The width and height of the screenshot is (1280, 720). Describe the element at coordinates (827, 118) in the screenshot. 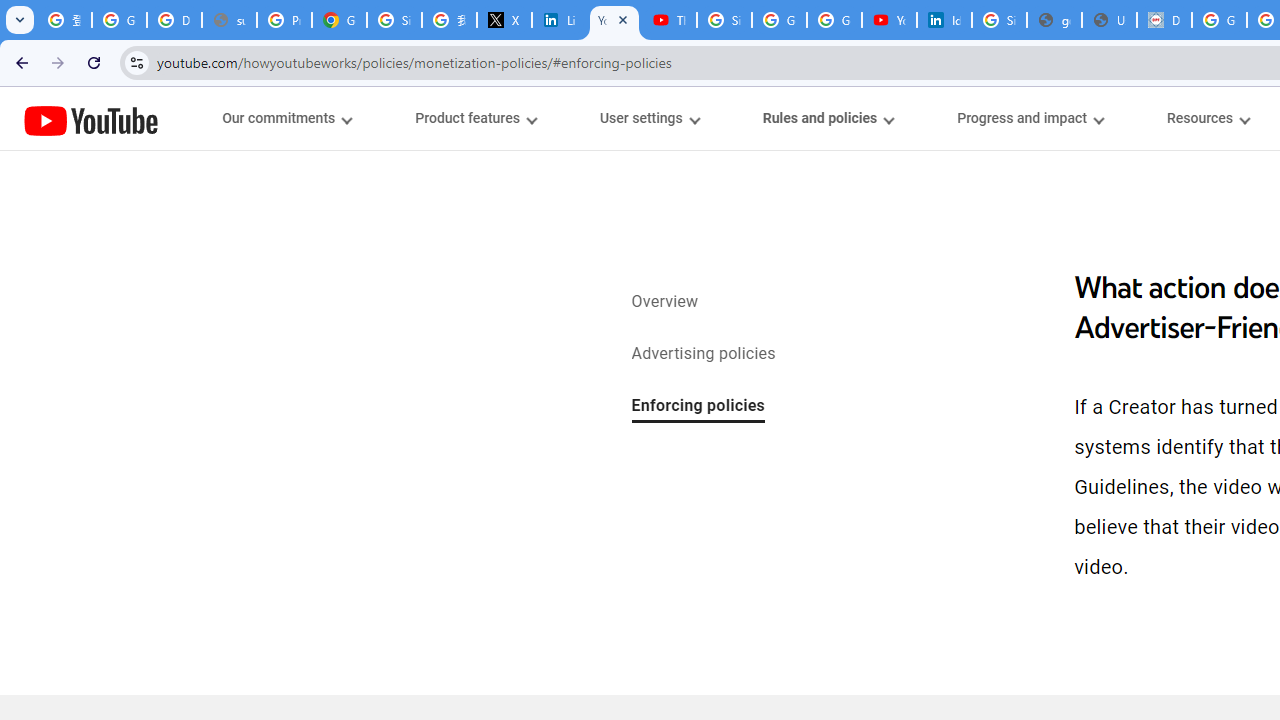

I see `'Rules and policies menupopup'` at that location.